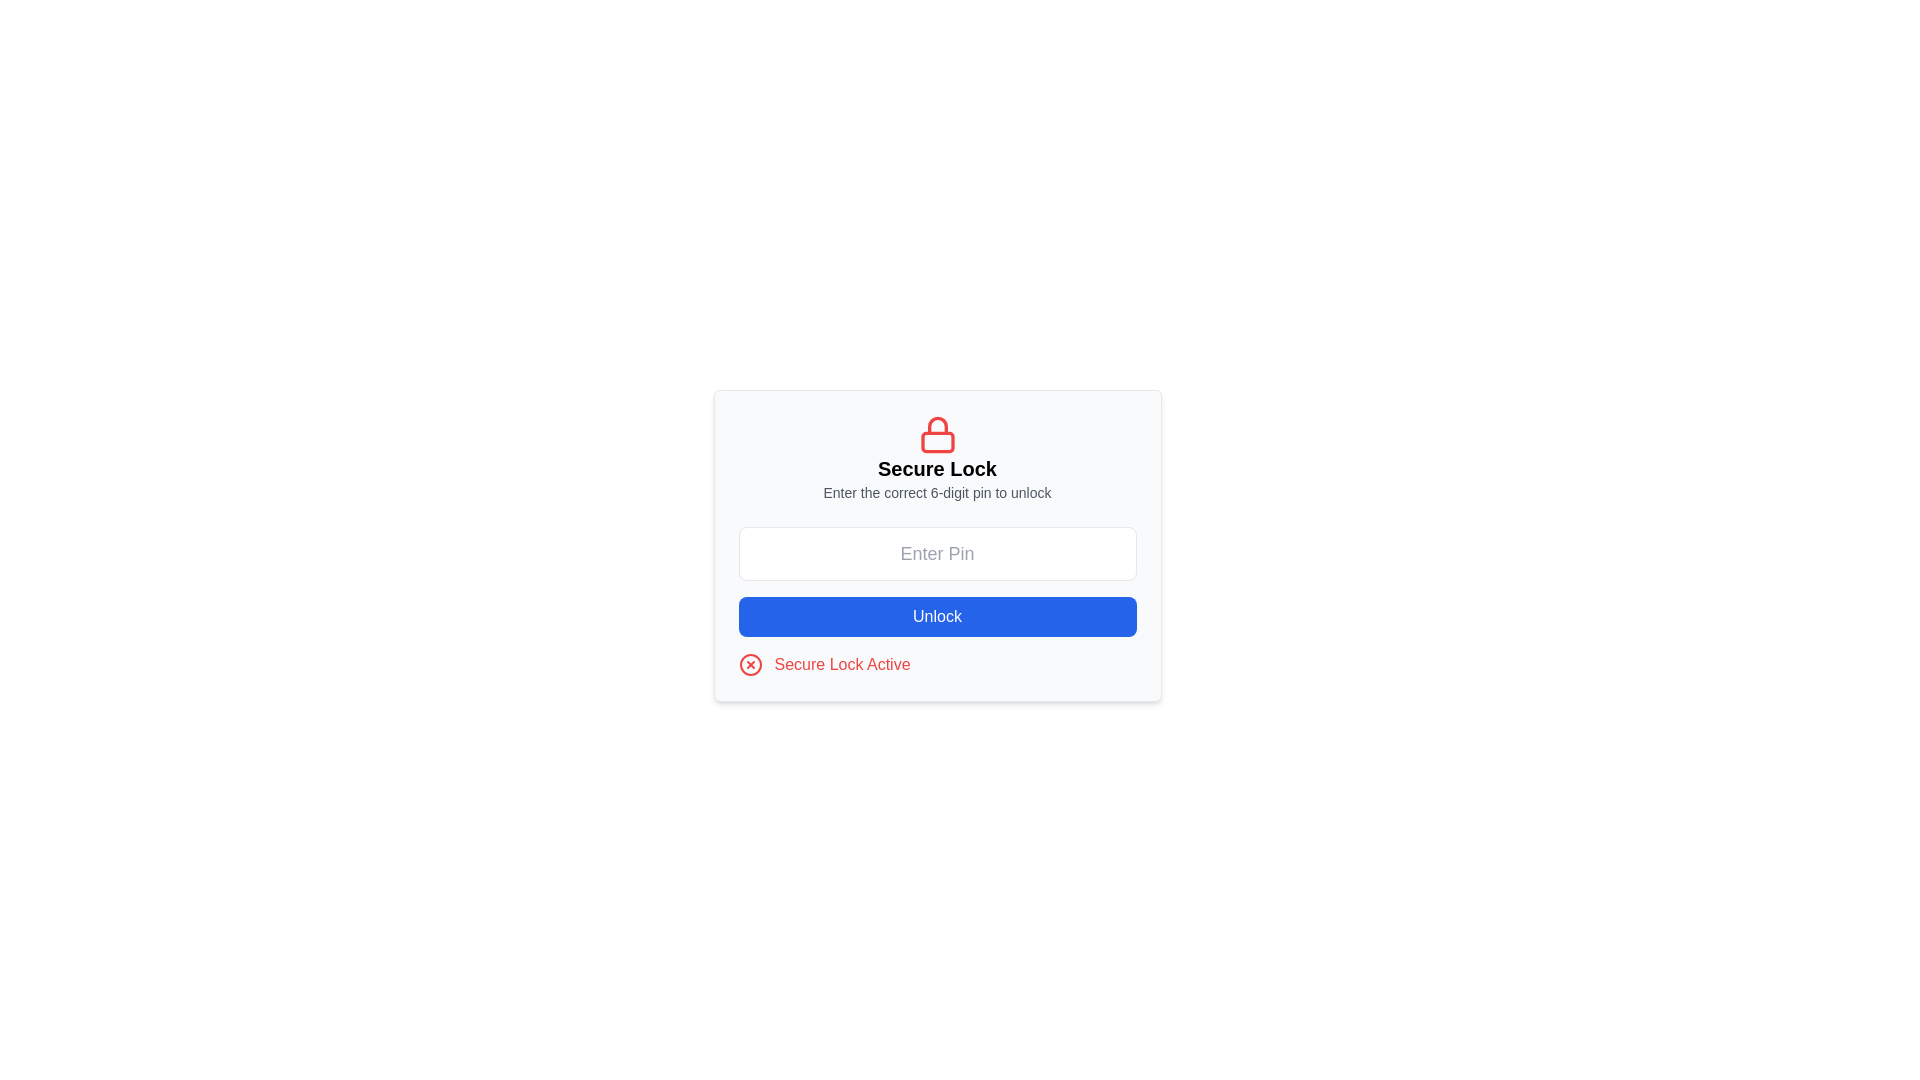 This screenshot has height=1080, width=1920. Describe the element at coordinates (936, 616) in the screenshot. I see `the 'Unlock' button located within the 'Secure Lock' card below the 'Enter Pin' input field` at that location.